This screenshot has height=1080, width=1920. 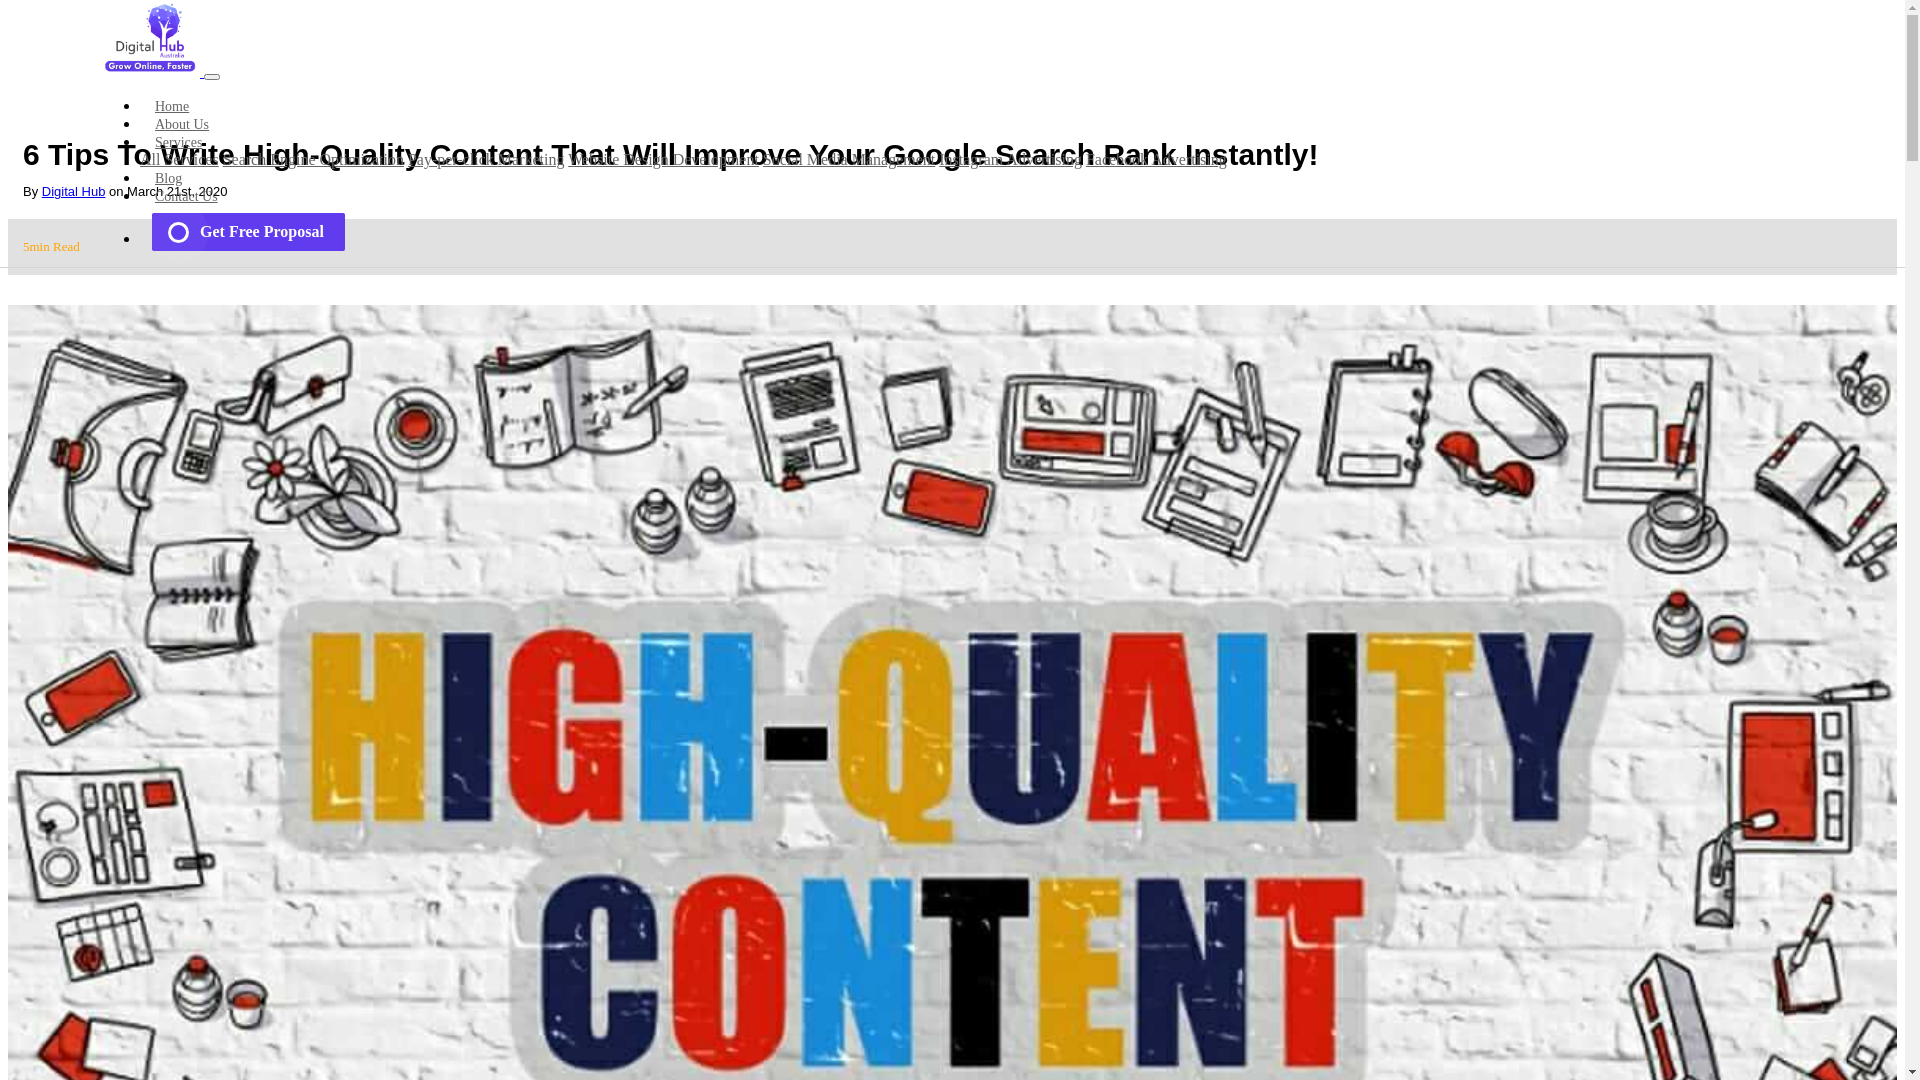 What do you see at coordinates (73, 191) in the screenshot?
I see `'Digital Hub'` at bounding box center [73, 191].